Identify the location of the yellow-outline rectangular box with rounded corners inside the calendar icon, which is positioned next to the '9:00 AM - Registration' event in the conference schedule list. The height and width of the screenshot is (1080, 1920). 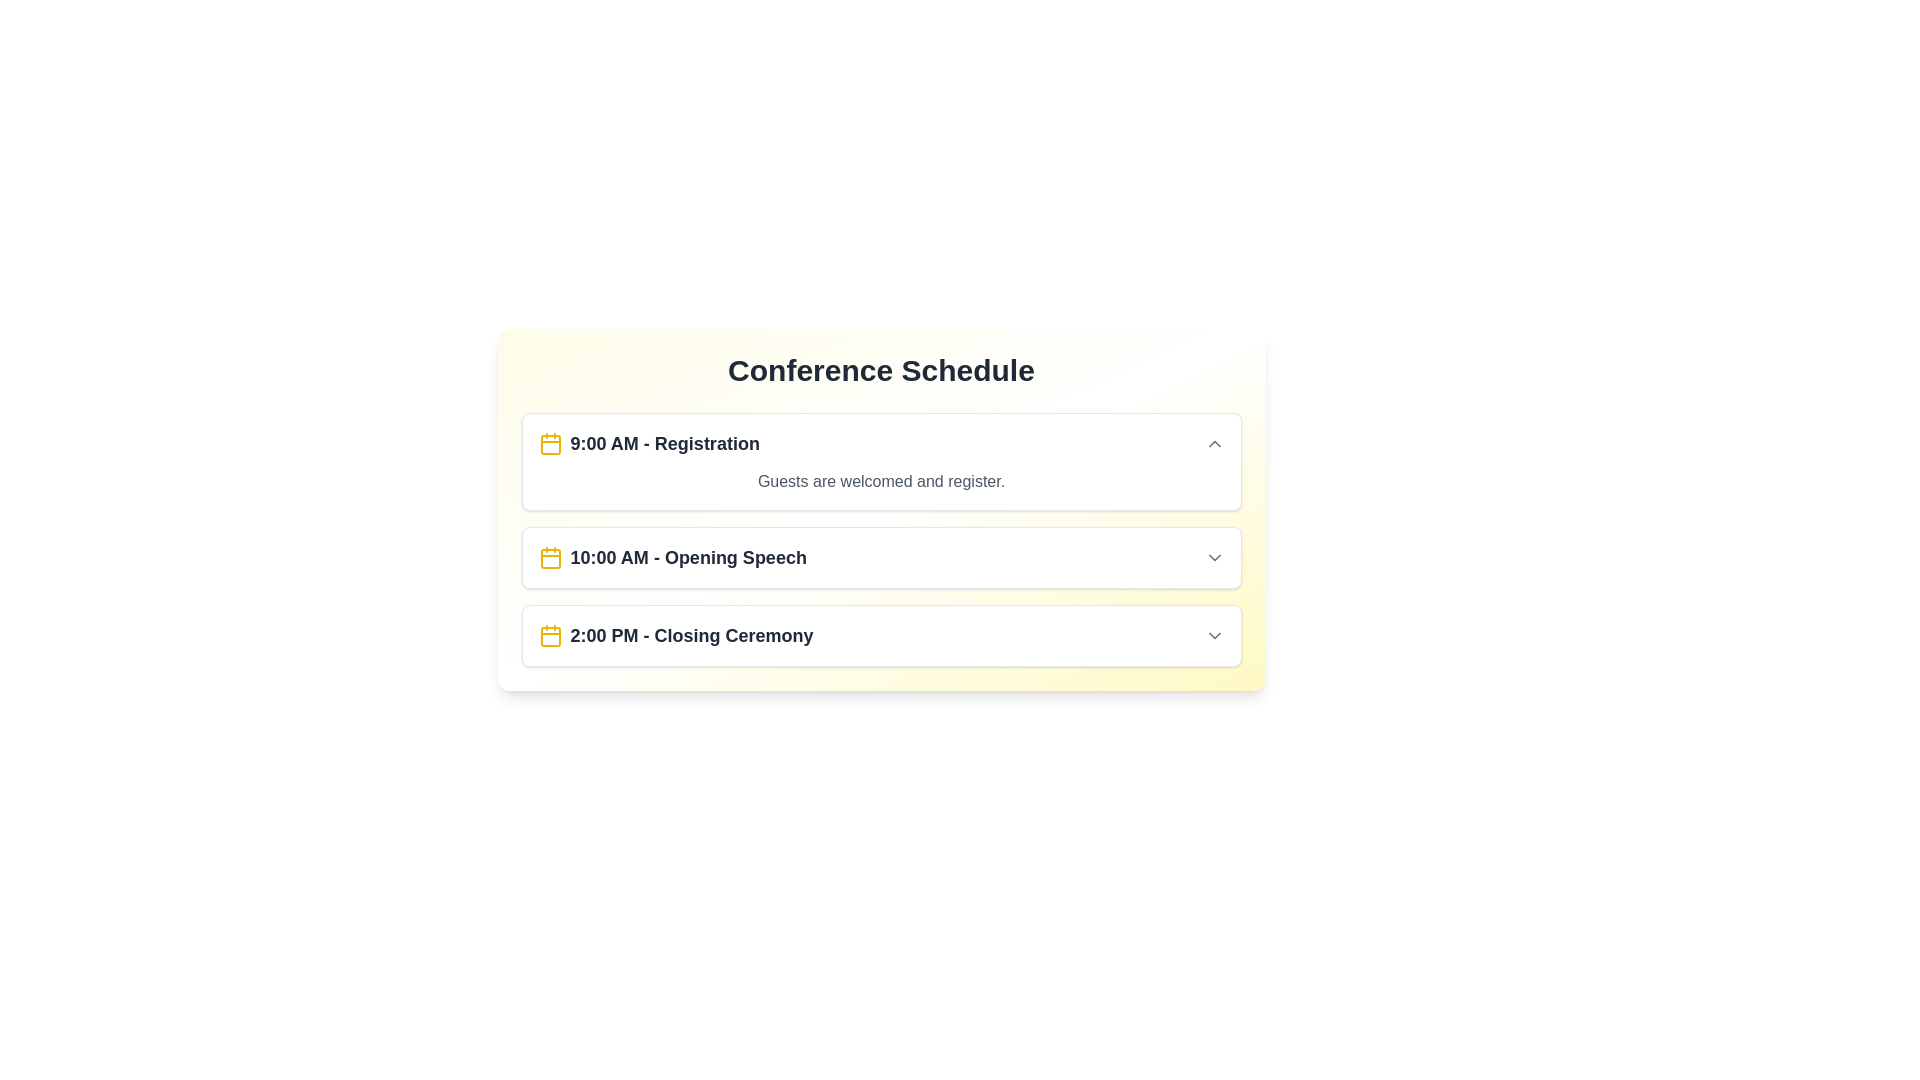
(550, 443).